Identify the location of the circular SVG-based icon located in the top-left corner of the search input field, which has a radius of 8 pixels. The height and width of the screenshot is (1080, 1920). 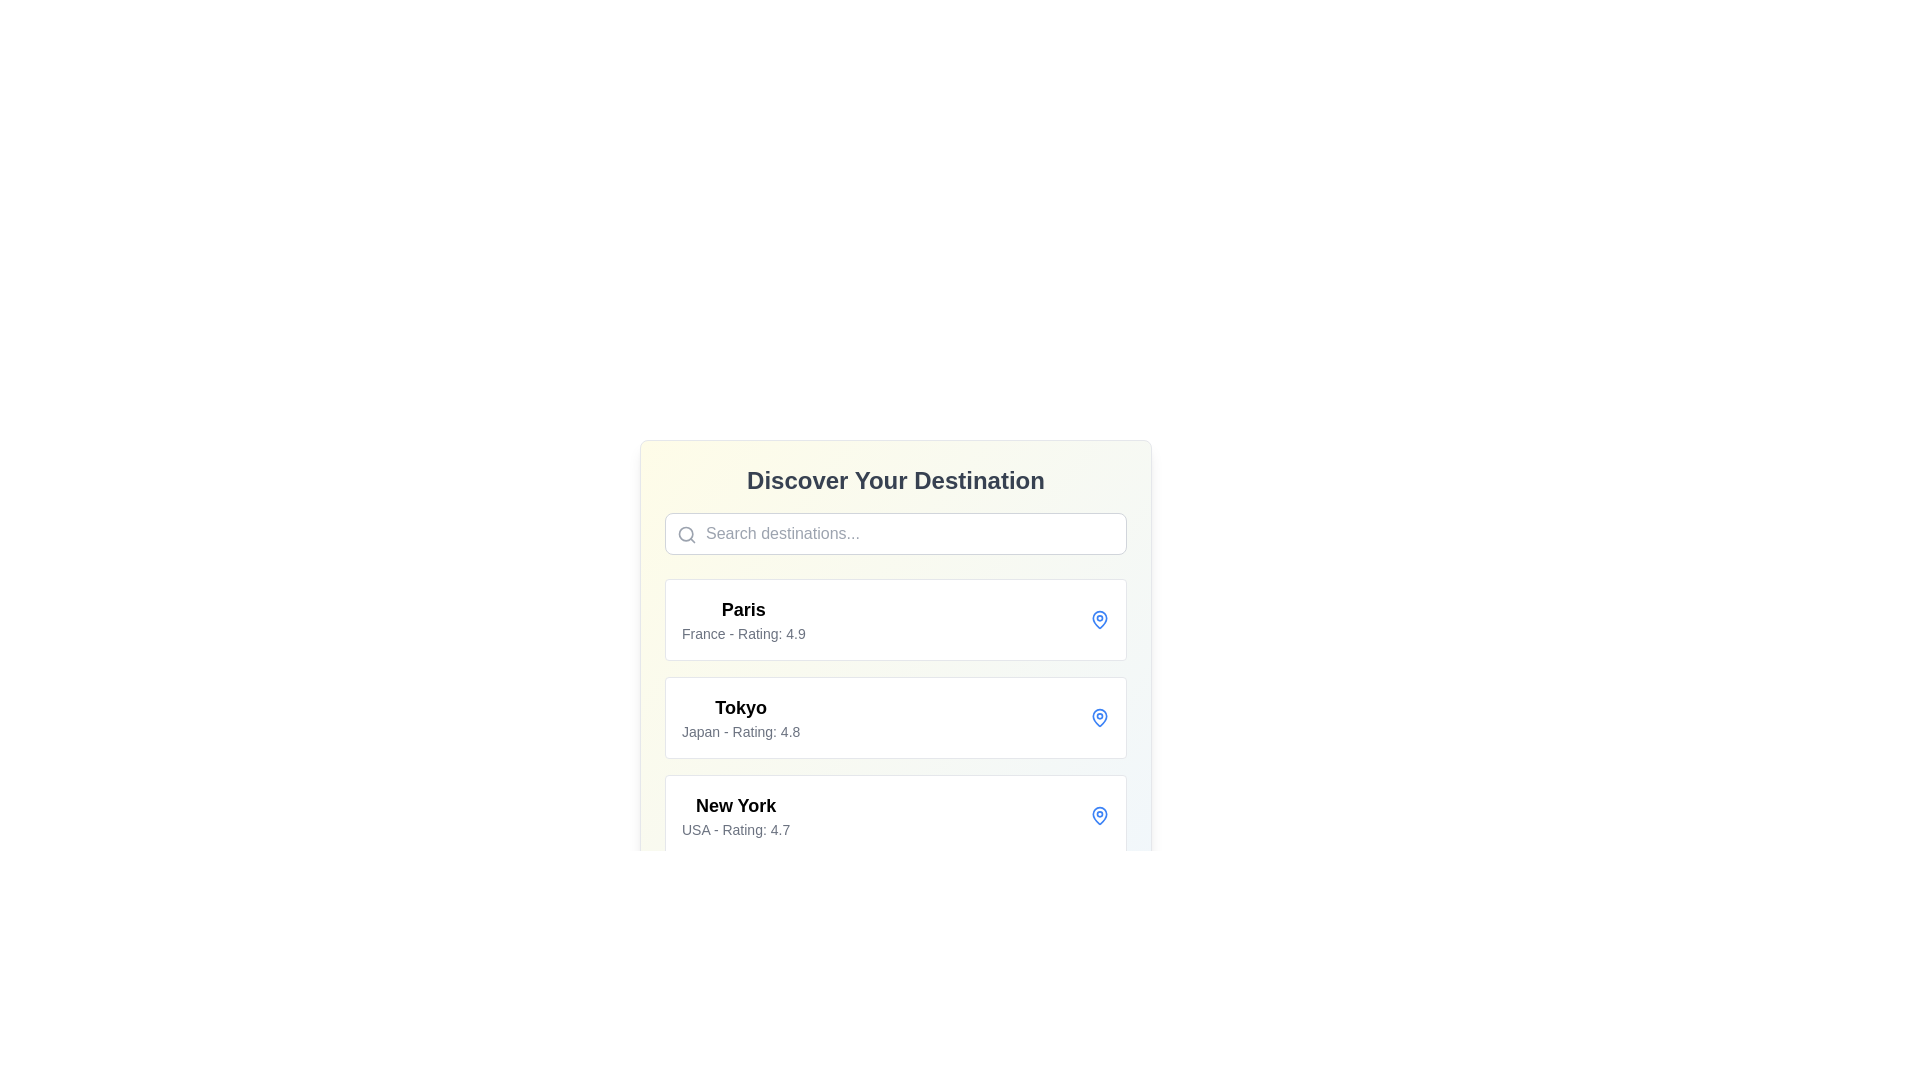
(686, 533).